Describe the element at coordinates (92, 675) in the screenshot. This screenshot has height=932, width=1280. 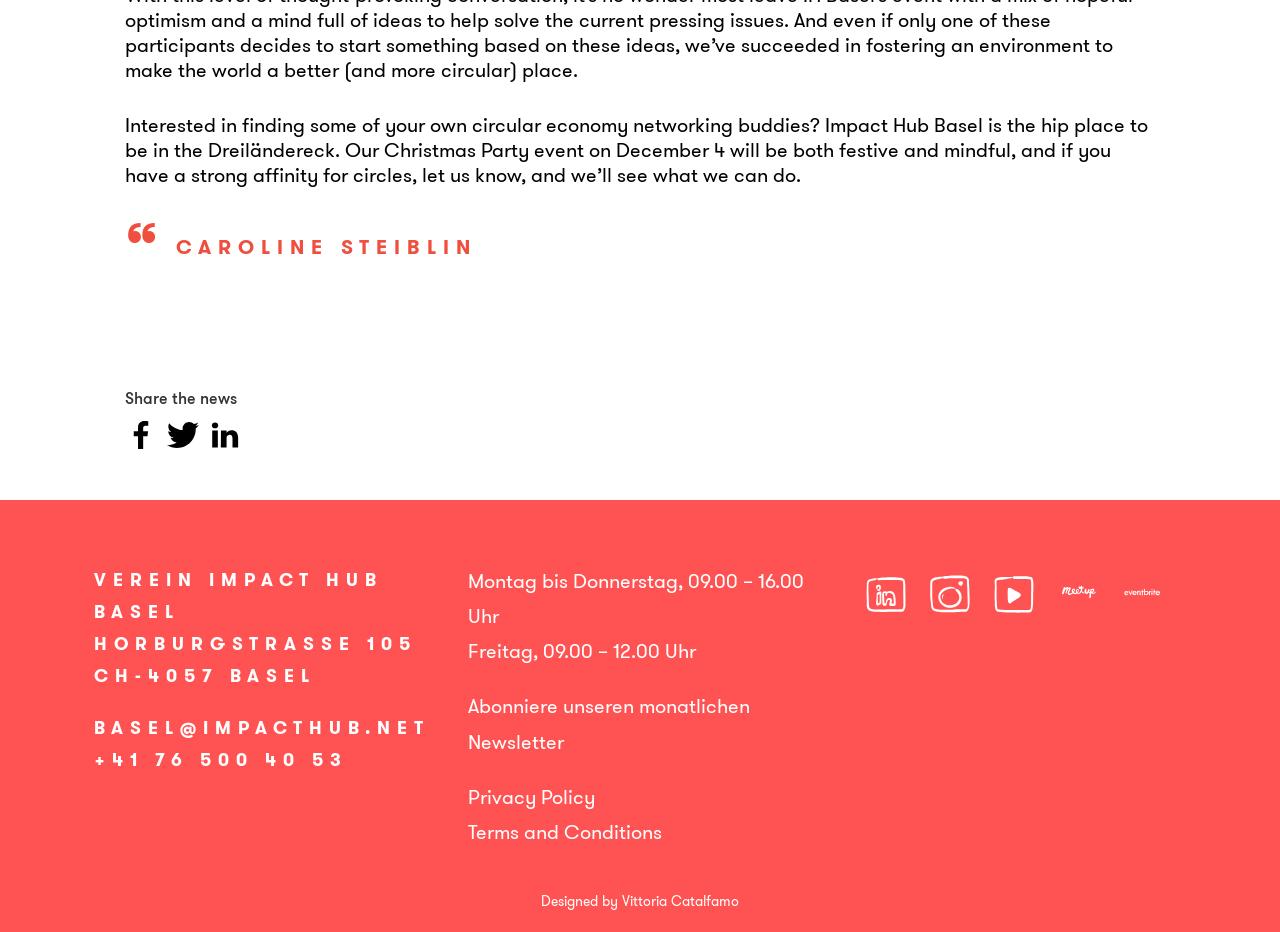
I see `'CH-4057 Basel'` at that location.